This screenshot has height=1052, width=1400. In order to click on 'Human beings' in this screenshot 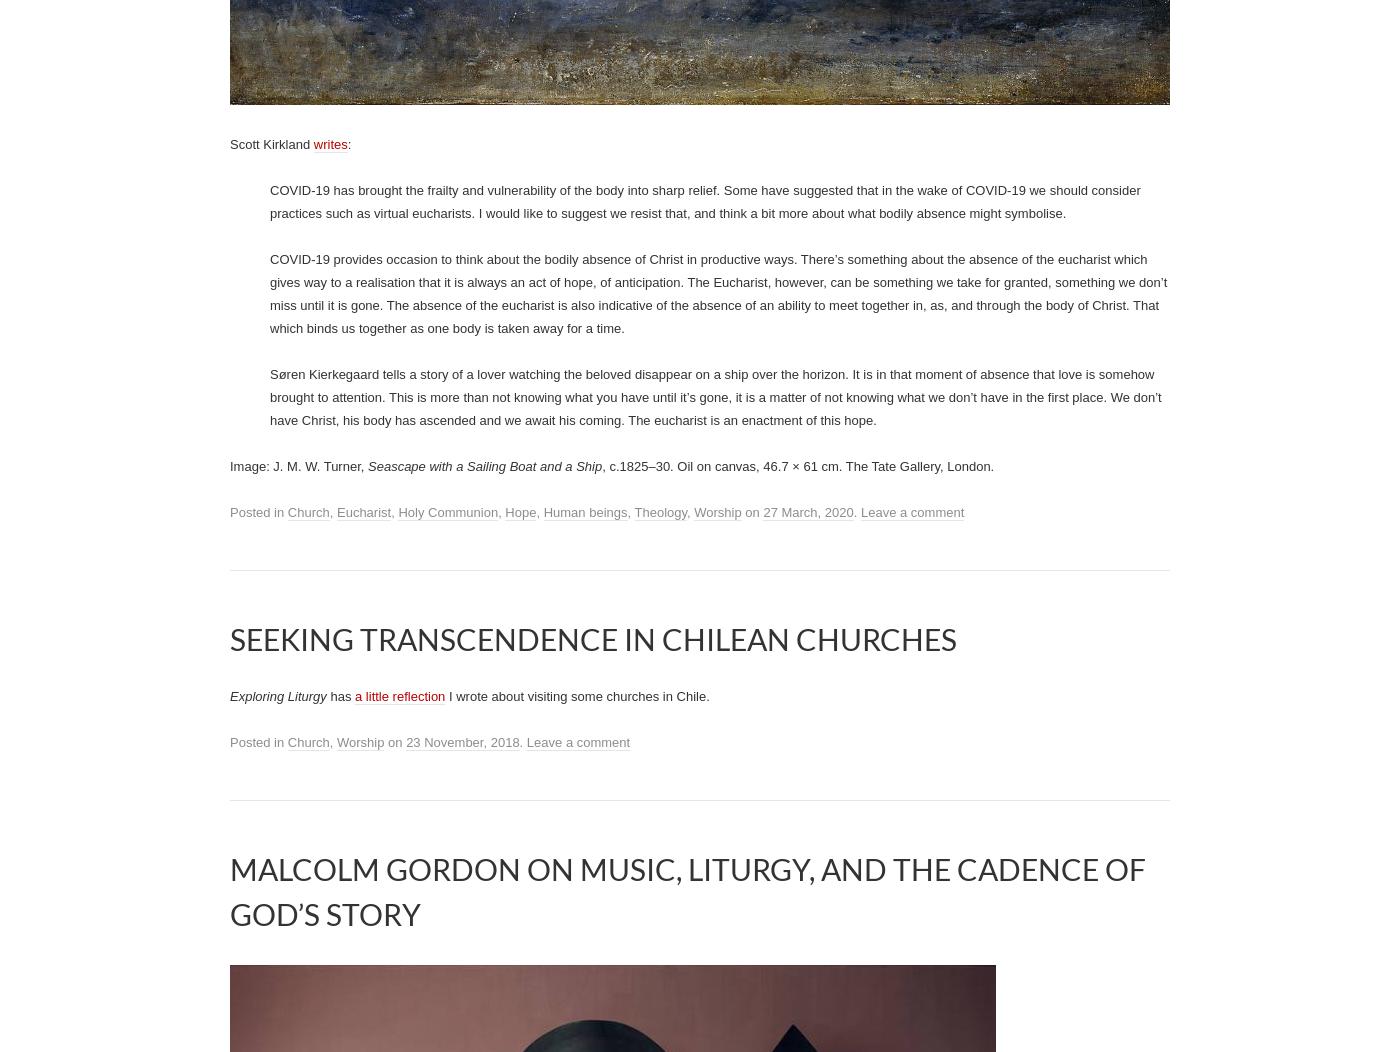, I will do `click(585, 511)`.